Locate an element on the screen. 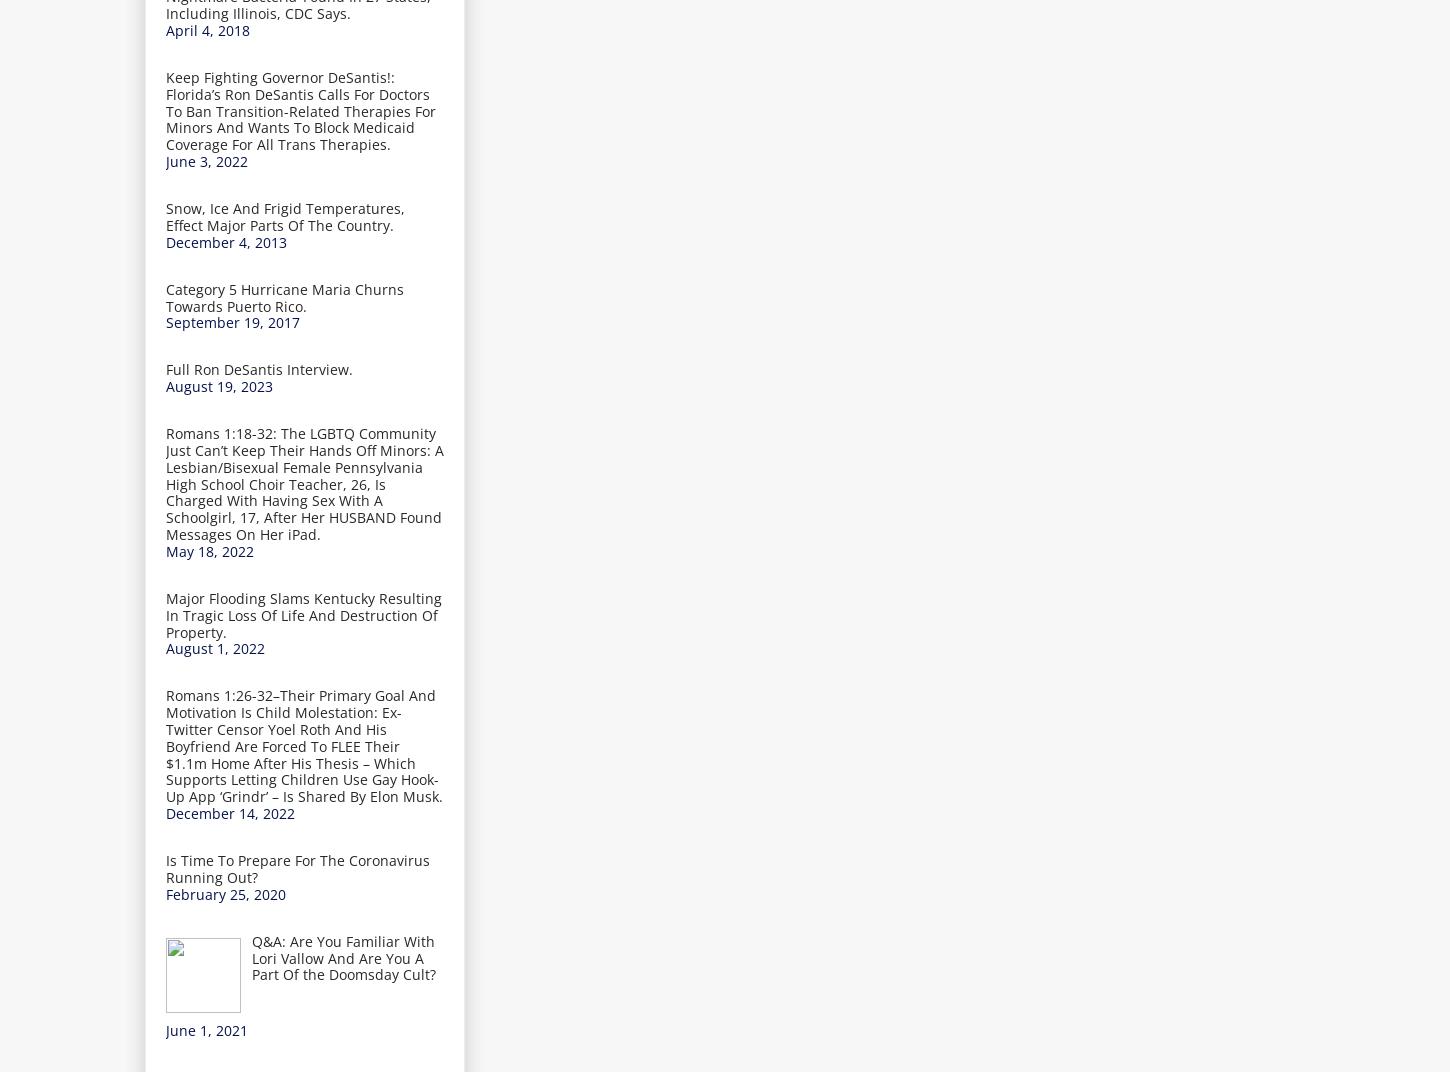 The width and height of the screenshot is (1450, 1072). 'June 3, 2022' is located at coordinates (165, 159).